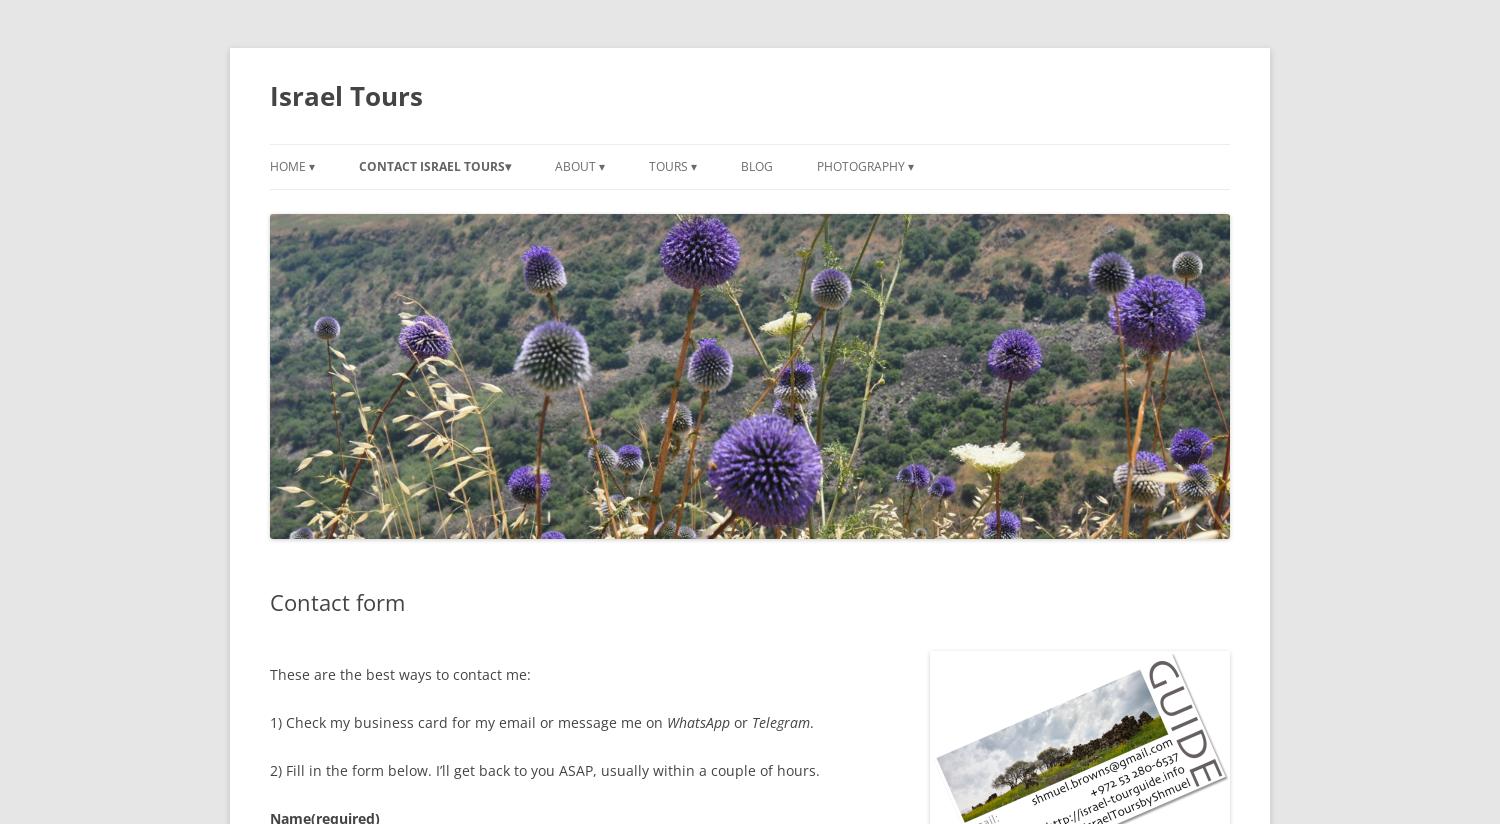  Describe the element at coordinates (434, 165) in the screenshot. I see `'Contact Israel Tours▾'` at that location.